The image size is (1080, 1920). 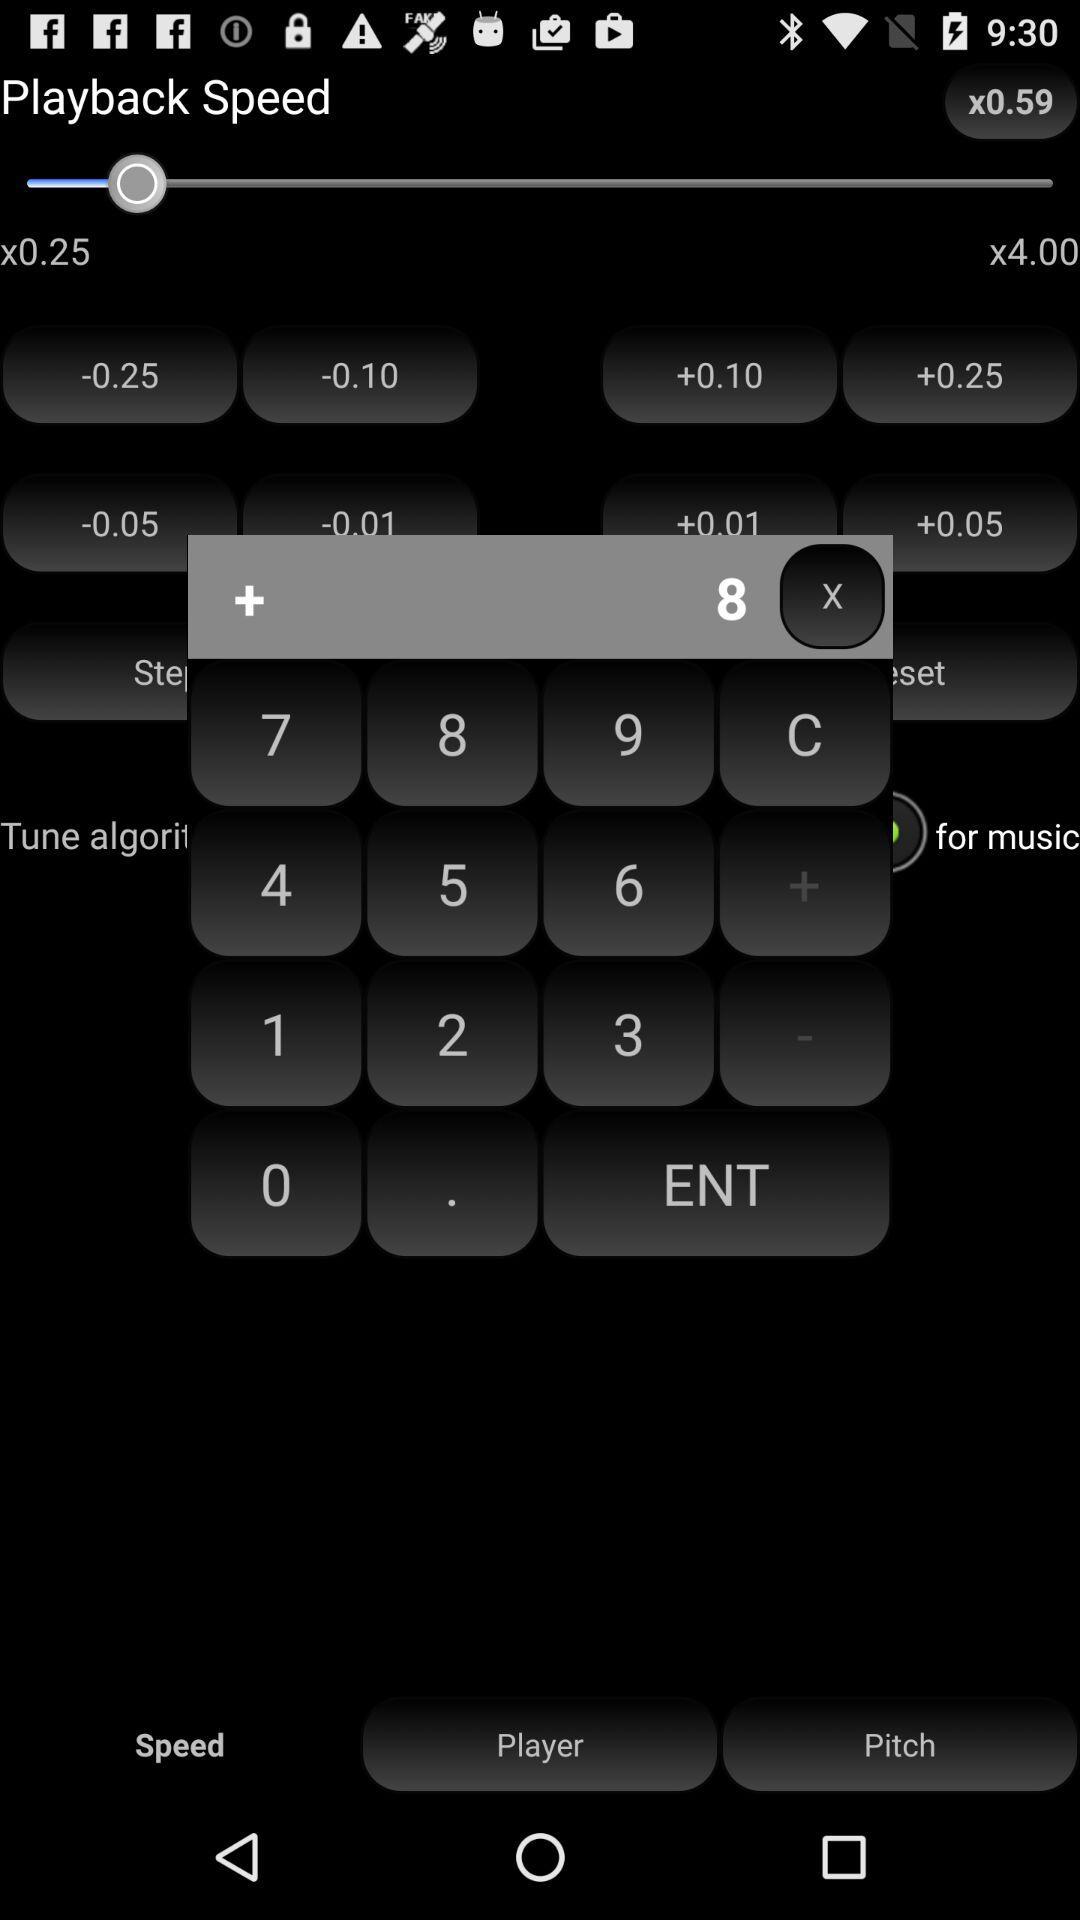 What do you see at coordinates (714, 1183) in the screenshot?
I see `ent icon` at bounding box center [714, 1183].